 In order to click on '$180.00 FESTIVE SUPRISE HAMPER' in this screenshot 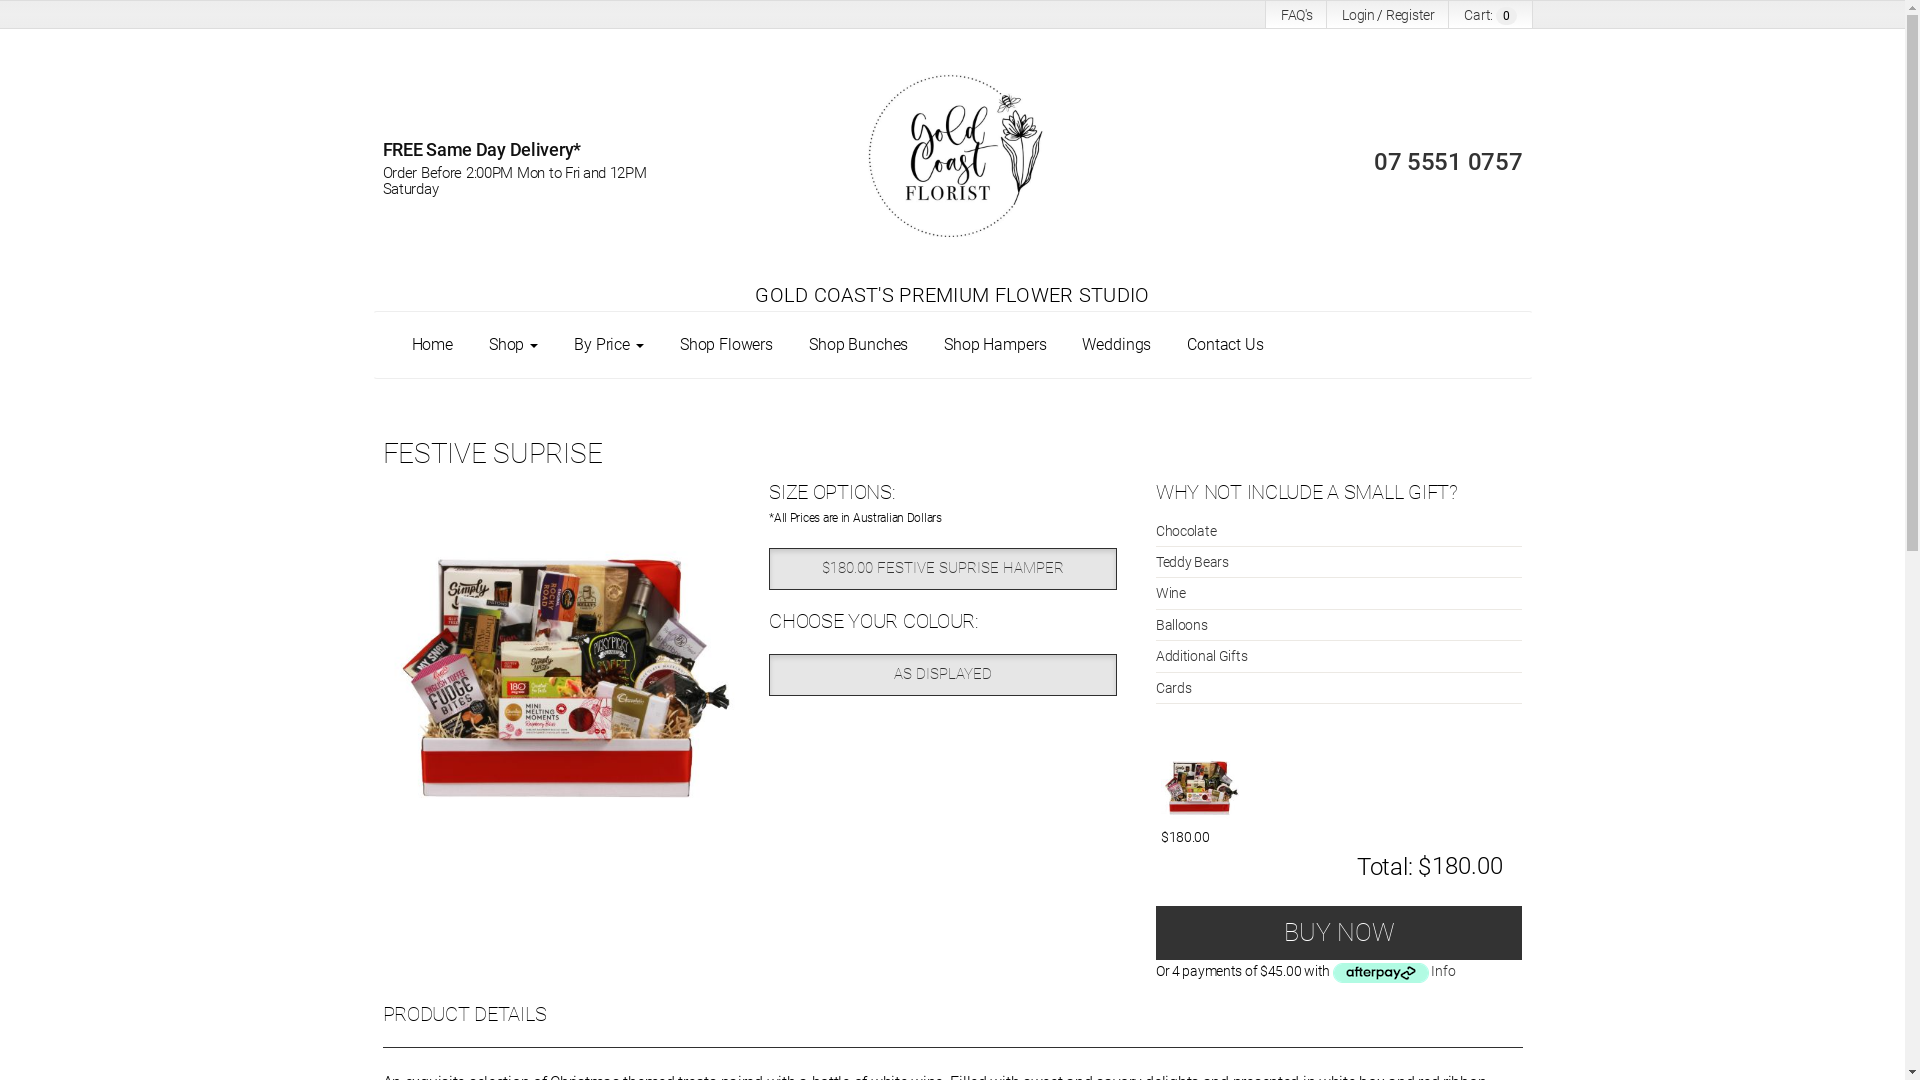, I will do `click(941, 569)`.